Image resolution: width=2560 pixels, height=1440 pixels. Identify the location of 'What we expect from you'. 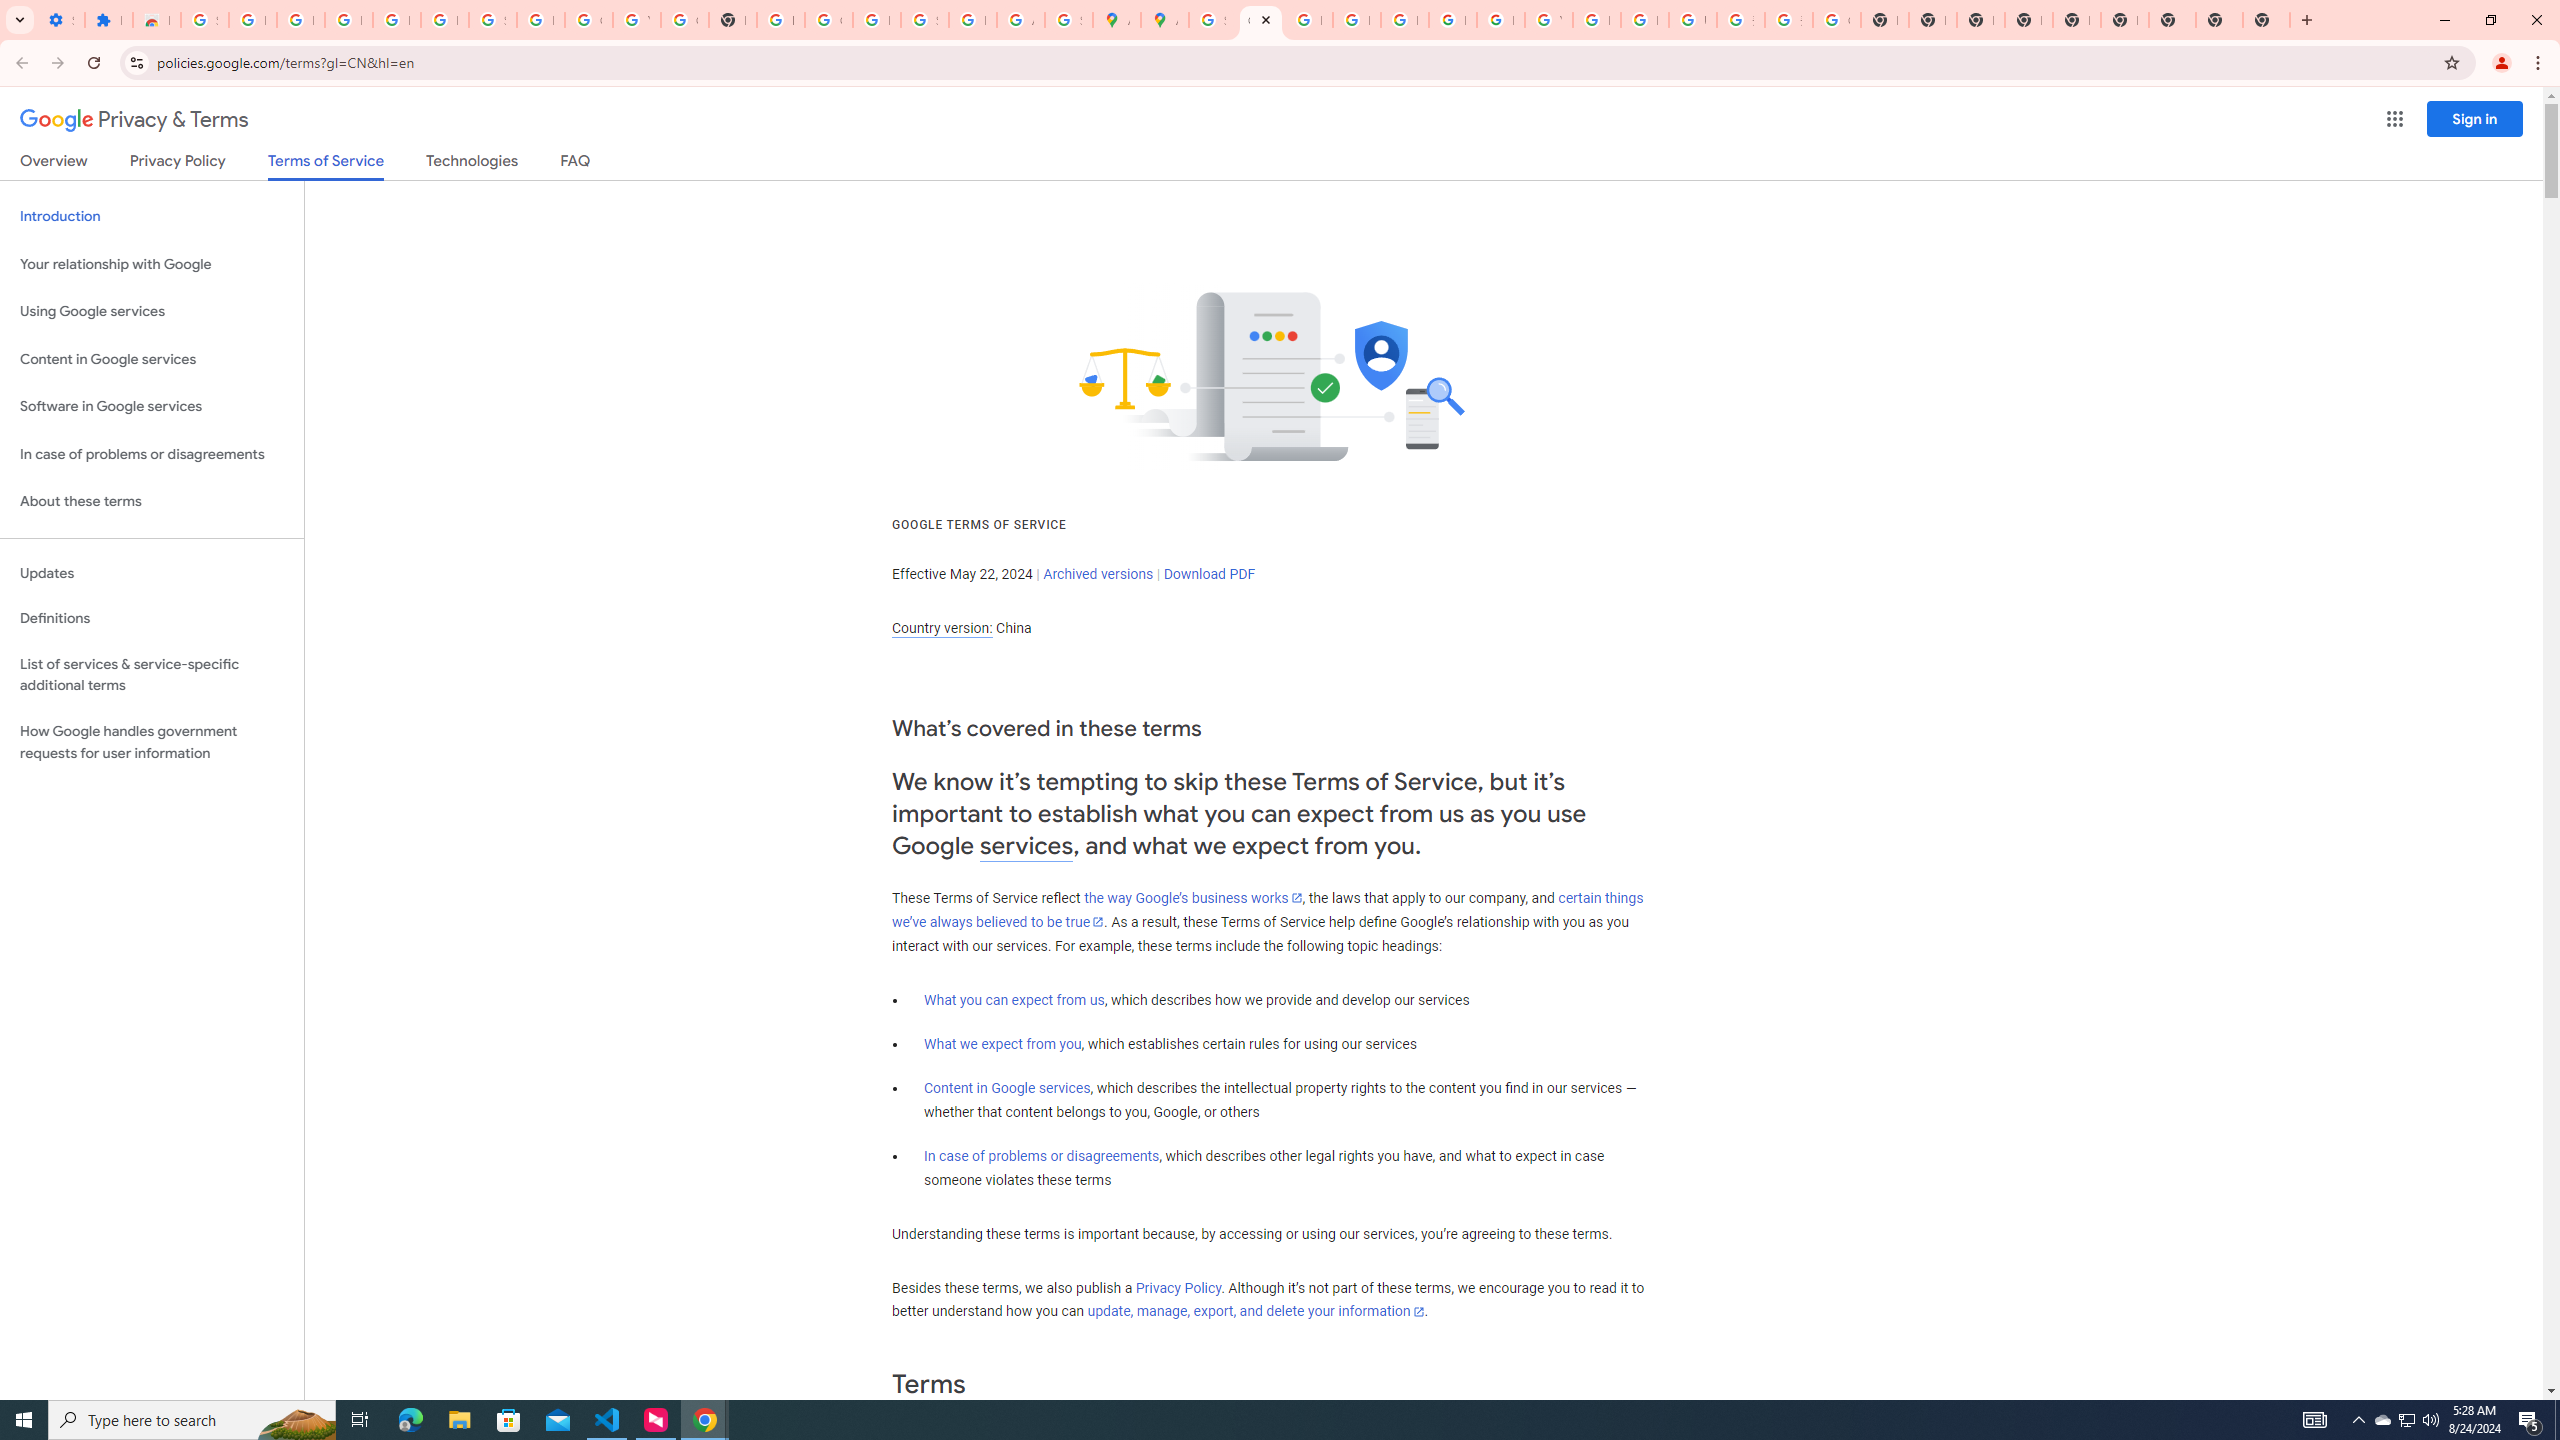
(1002, 1043).